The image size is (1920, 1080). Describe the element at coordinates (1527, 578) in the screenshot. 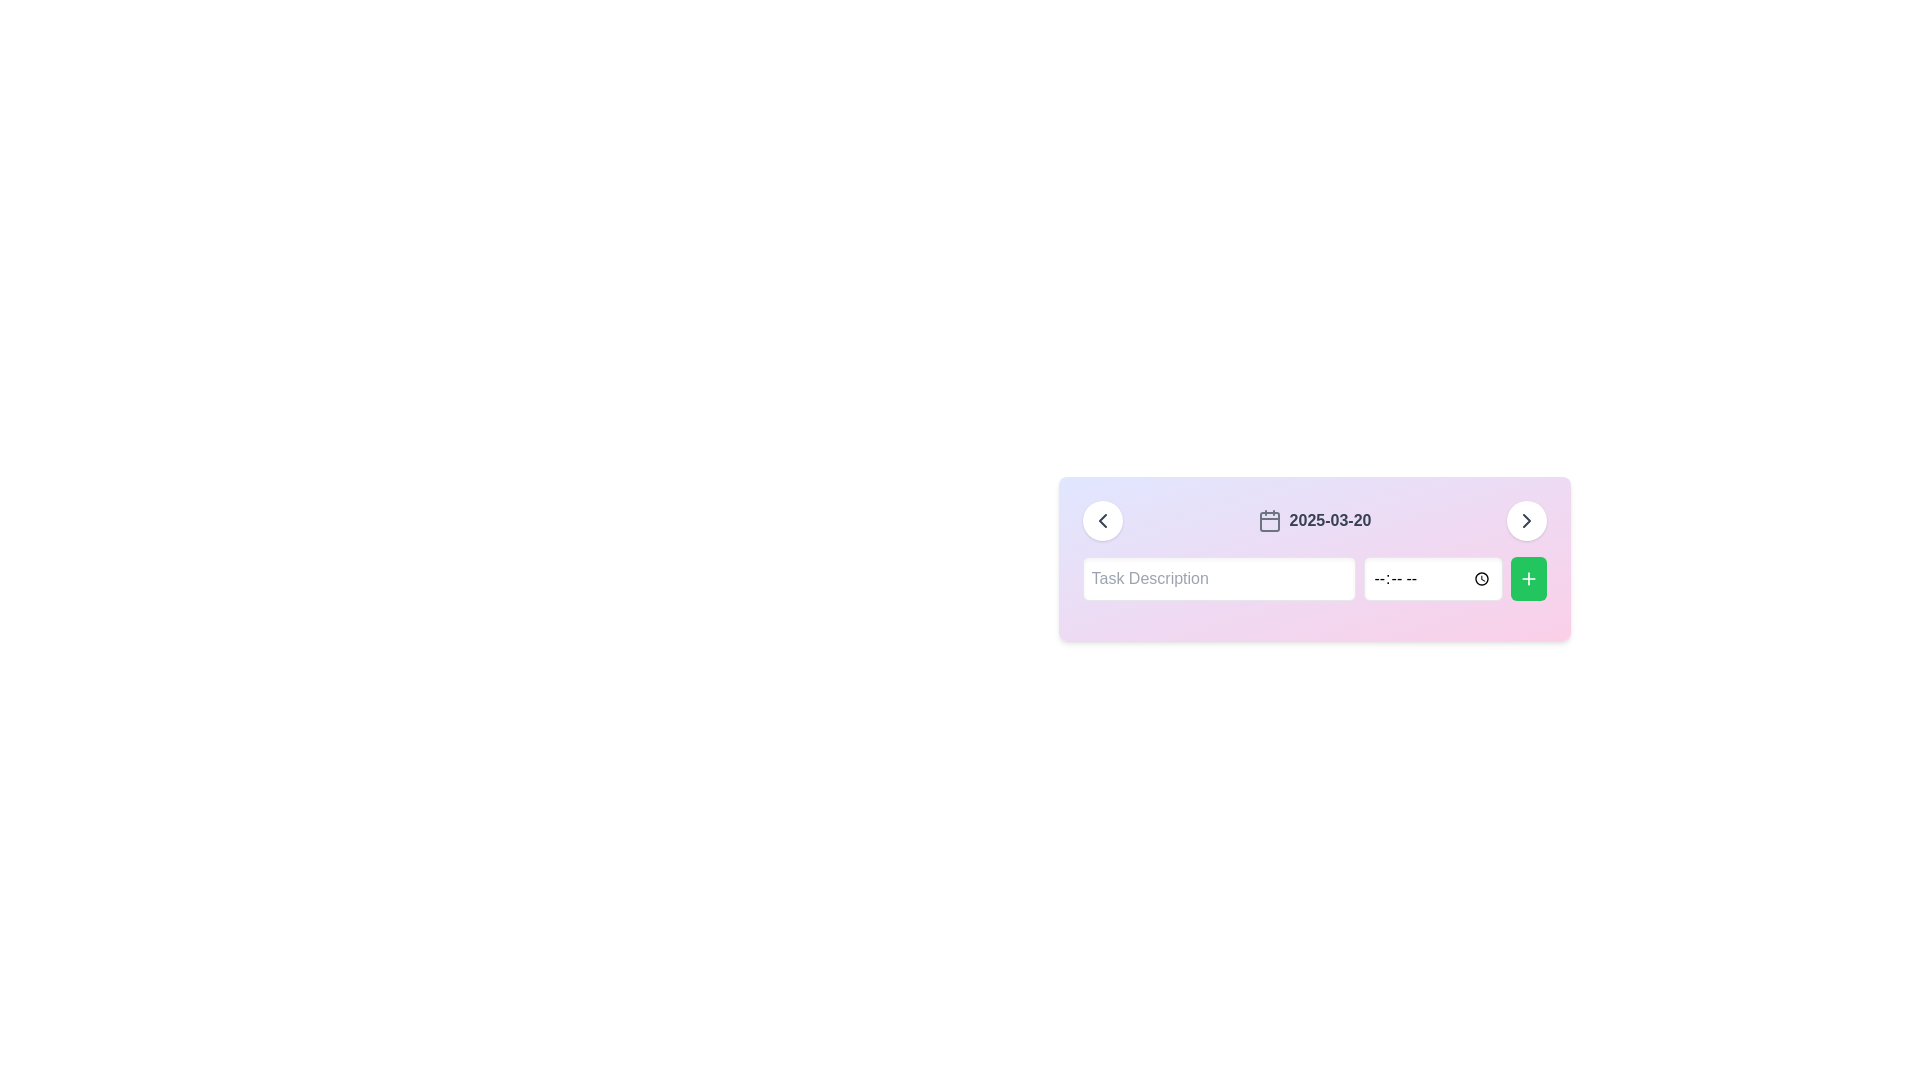

I see `the green square button with a plus symbol in the center` at that location.